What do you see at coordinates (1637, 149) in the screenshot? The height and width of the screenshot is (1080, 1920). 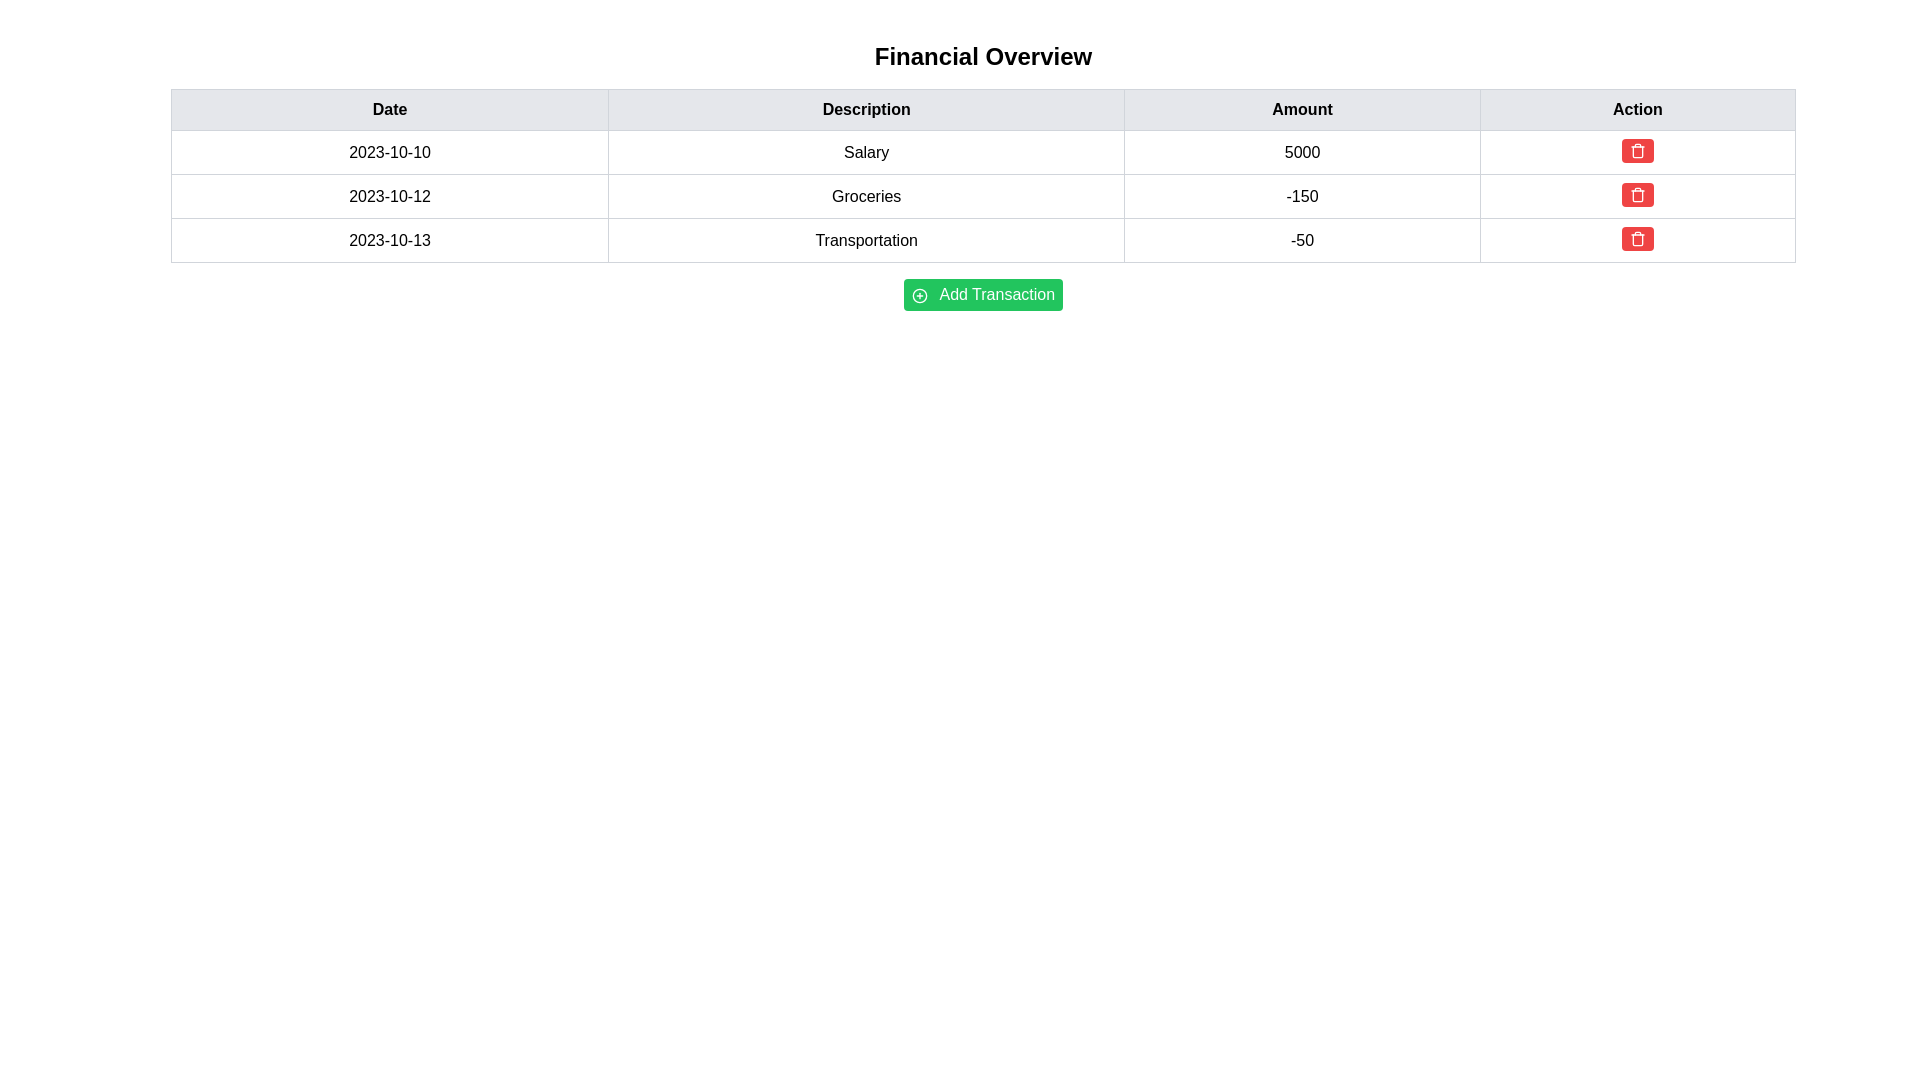 I see `the first button in the 'Action' column of the first row in the table` at bounding box center [1637, 149].